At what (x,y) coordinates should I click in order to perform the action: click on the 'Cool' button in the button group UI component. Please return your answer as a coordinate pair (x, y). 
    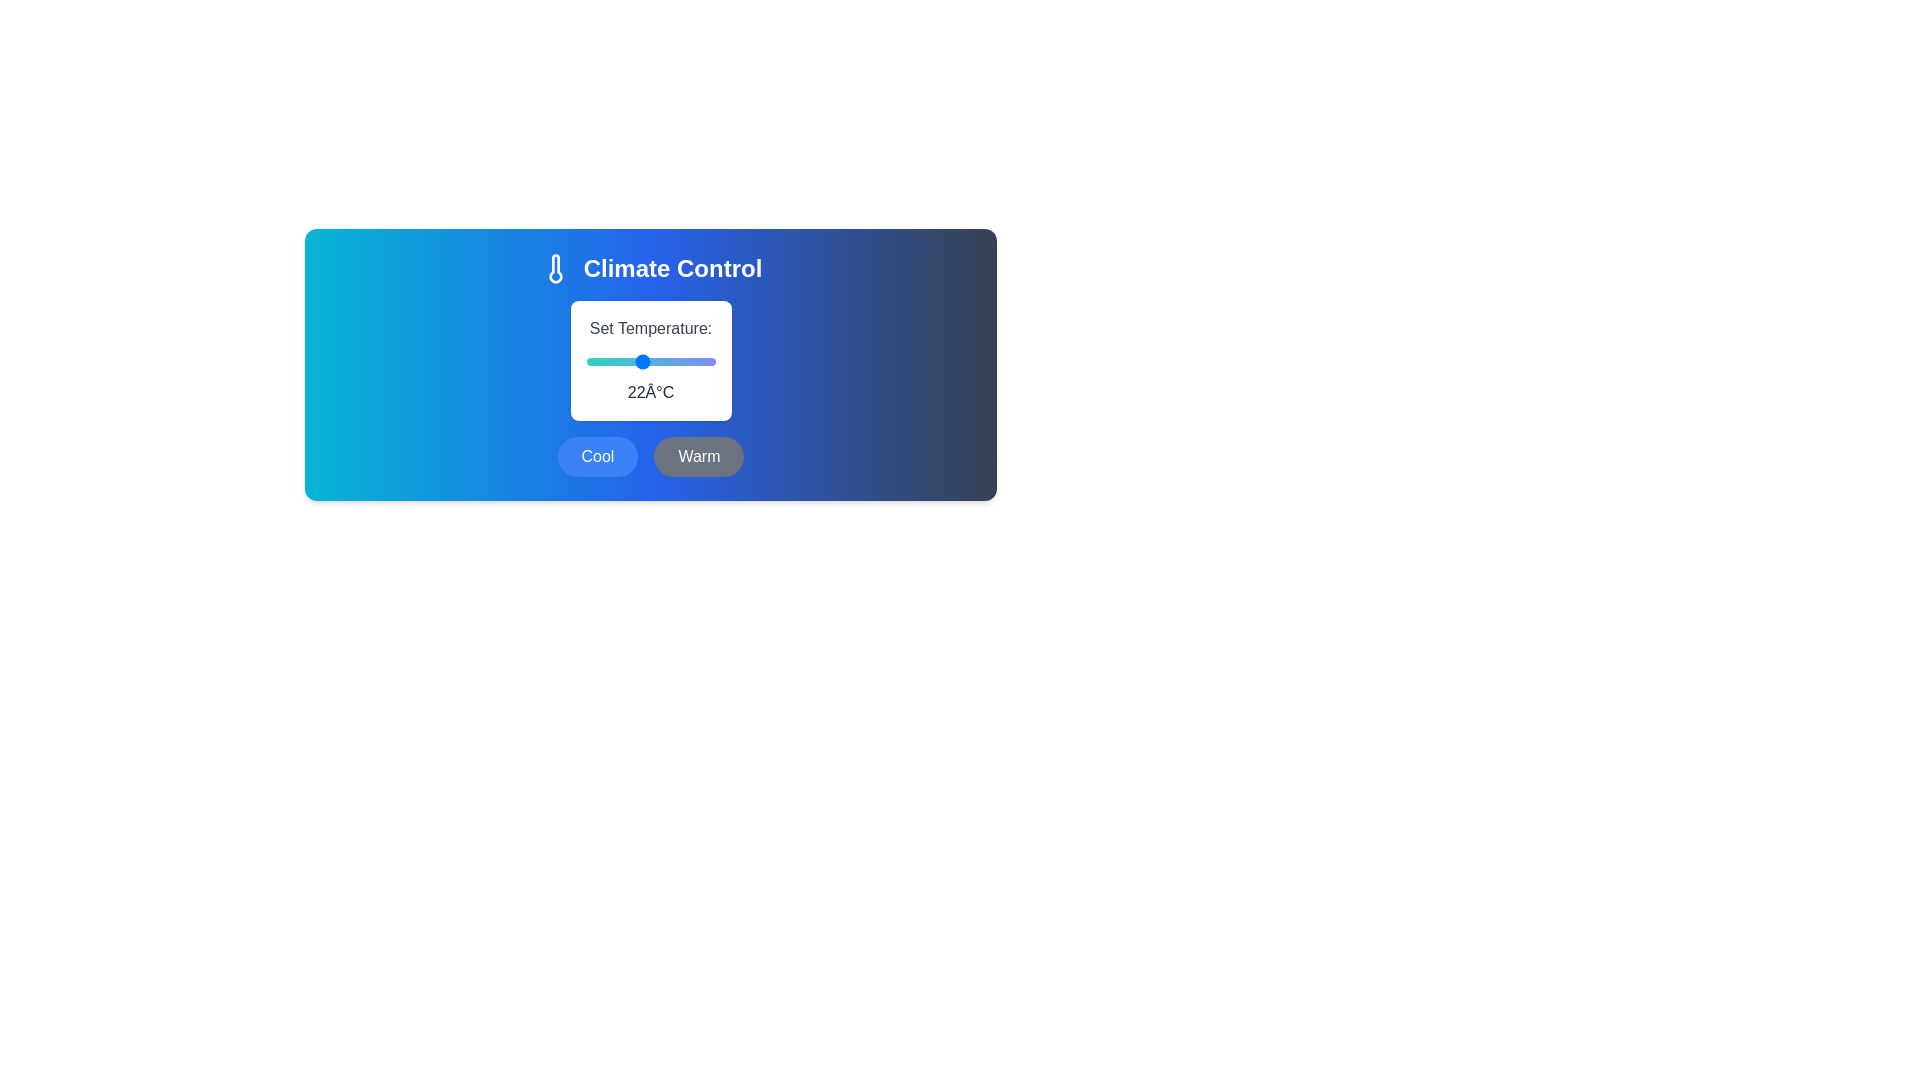
    Looking at the image, I should click on (651, 456).